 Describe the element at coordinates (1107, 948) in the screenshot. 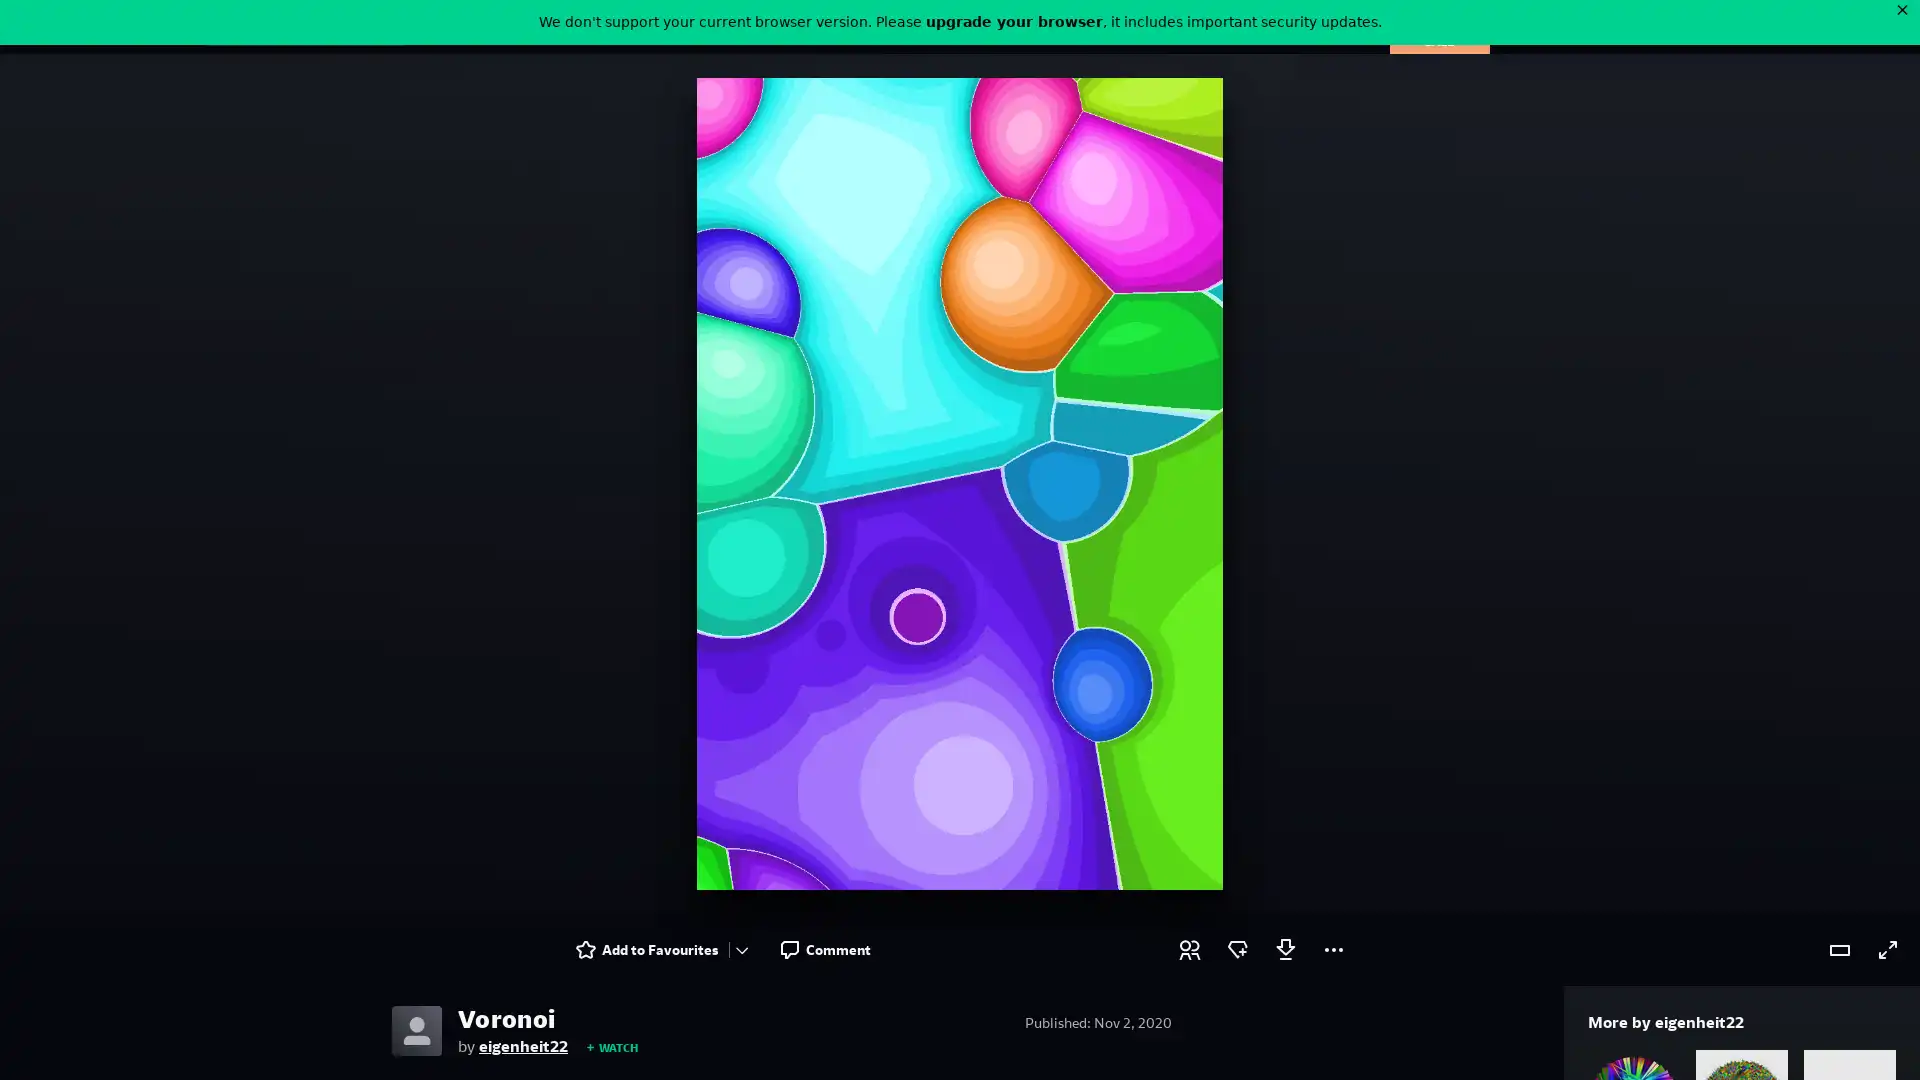

I see `Log in to download` at that location.